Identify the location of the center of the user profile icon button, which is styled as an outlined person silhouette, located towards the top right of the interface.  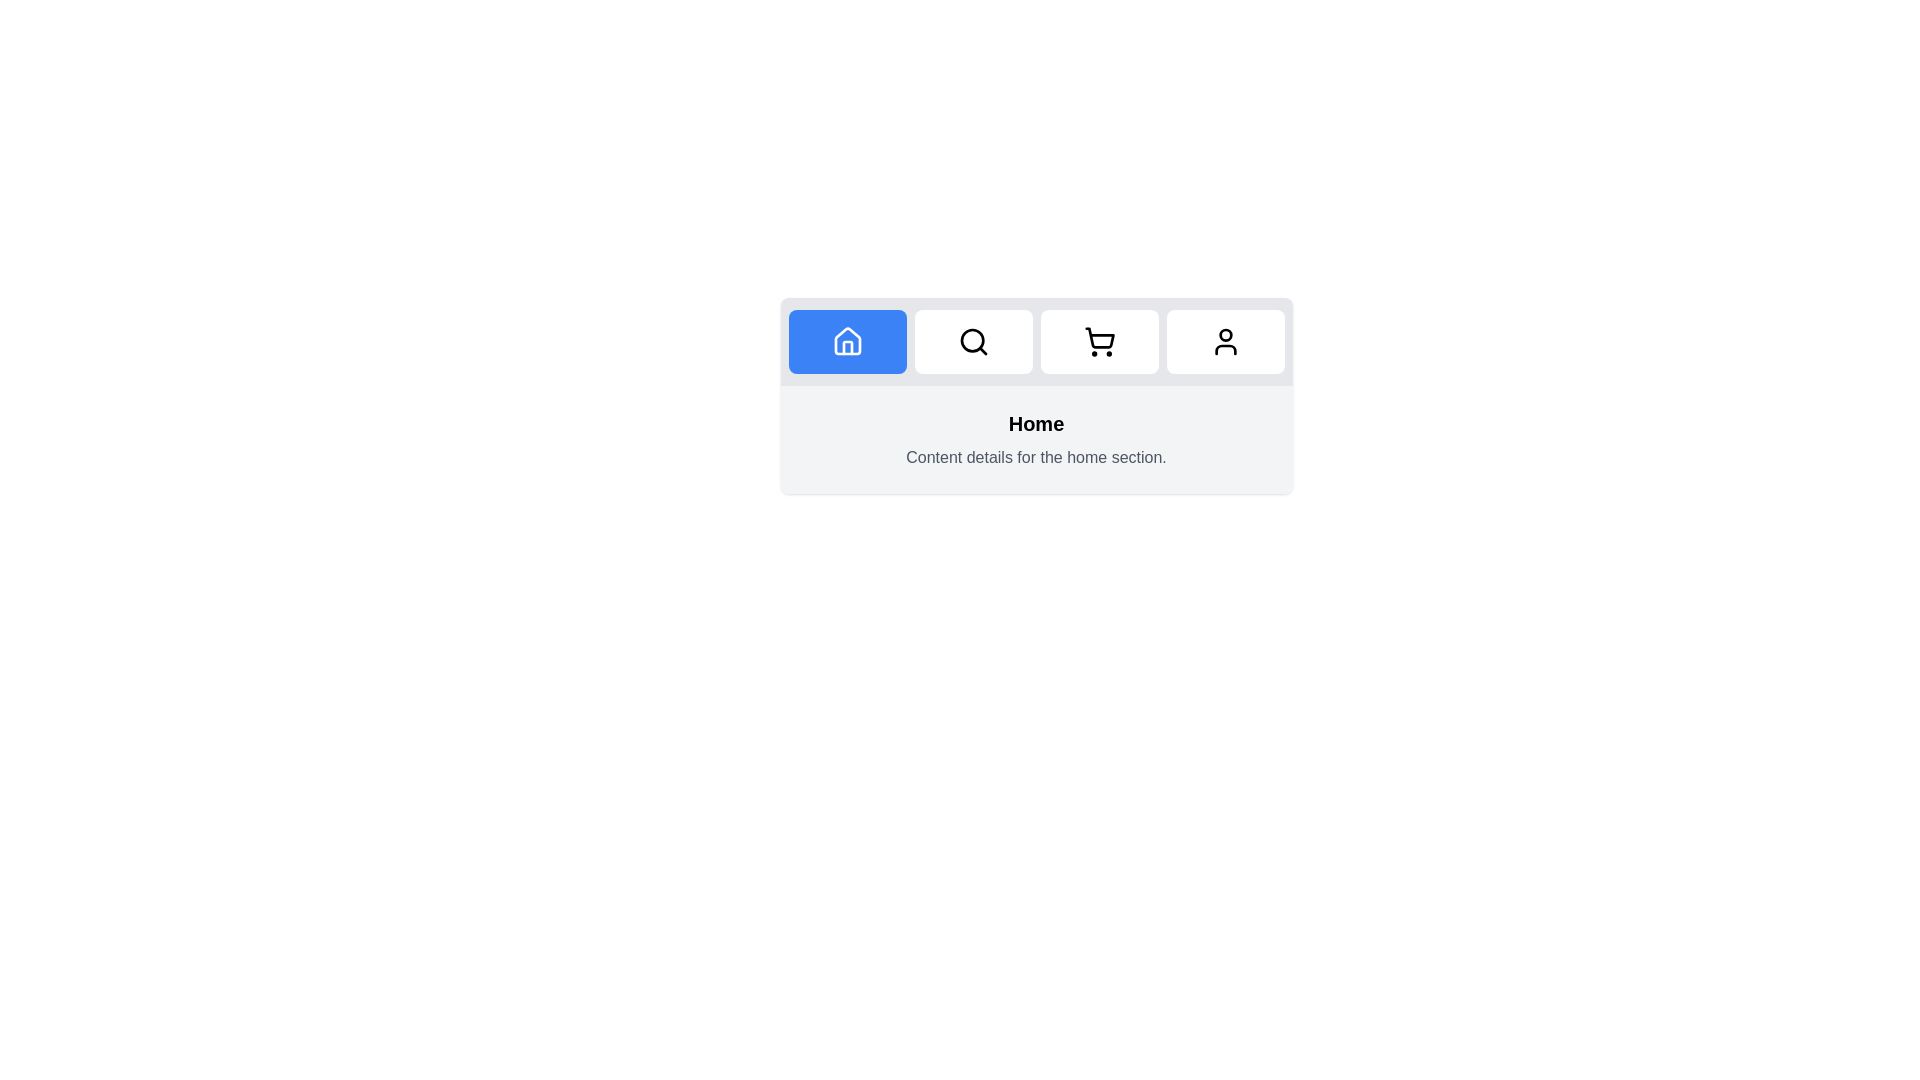
(1224, 341).